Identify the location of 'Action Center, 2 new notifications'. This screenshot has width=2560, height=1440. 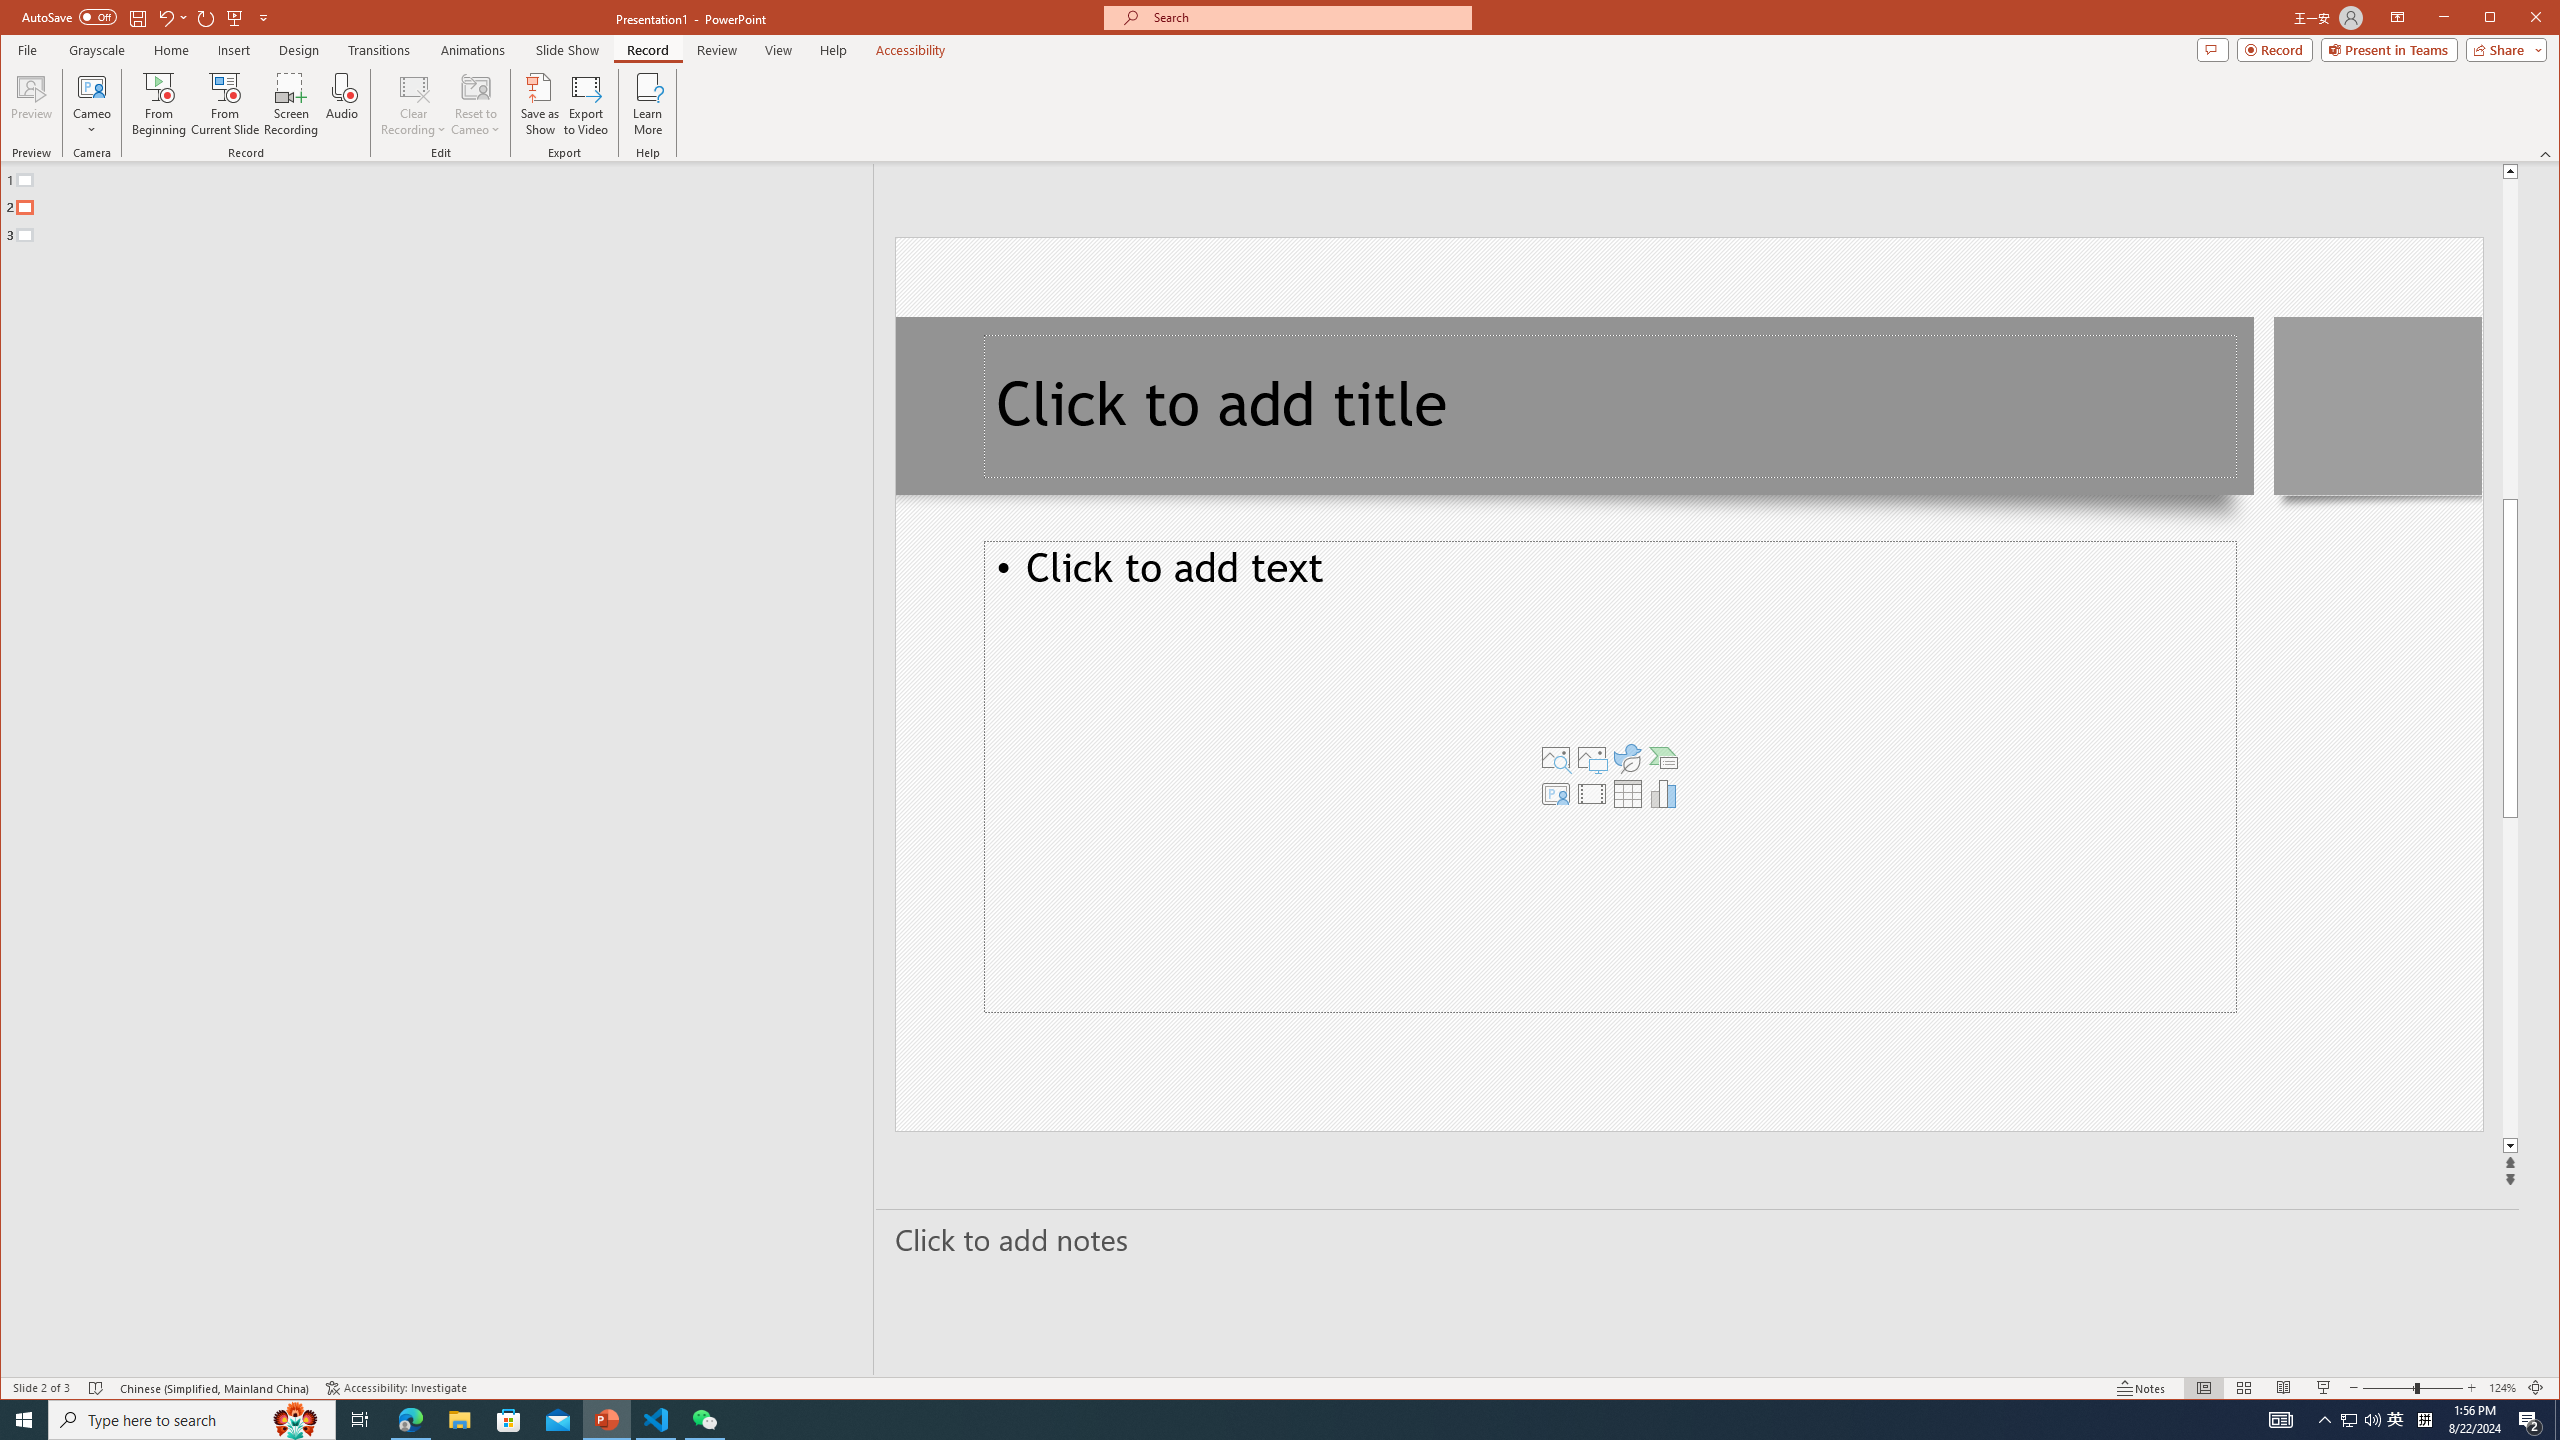
(2530, 1418).